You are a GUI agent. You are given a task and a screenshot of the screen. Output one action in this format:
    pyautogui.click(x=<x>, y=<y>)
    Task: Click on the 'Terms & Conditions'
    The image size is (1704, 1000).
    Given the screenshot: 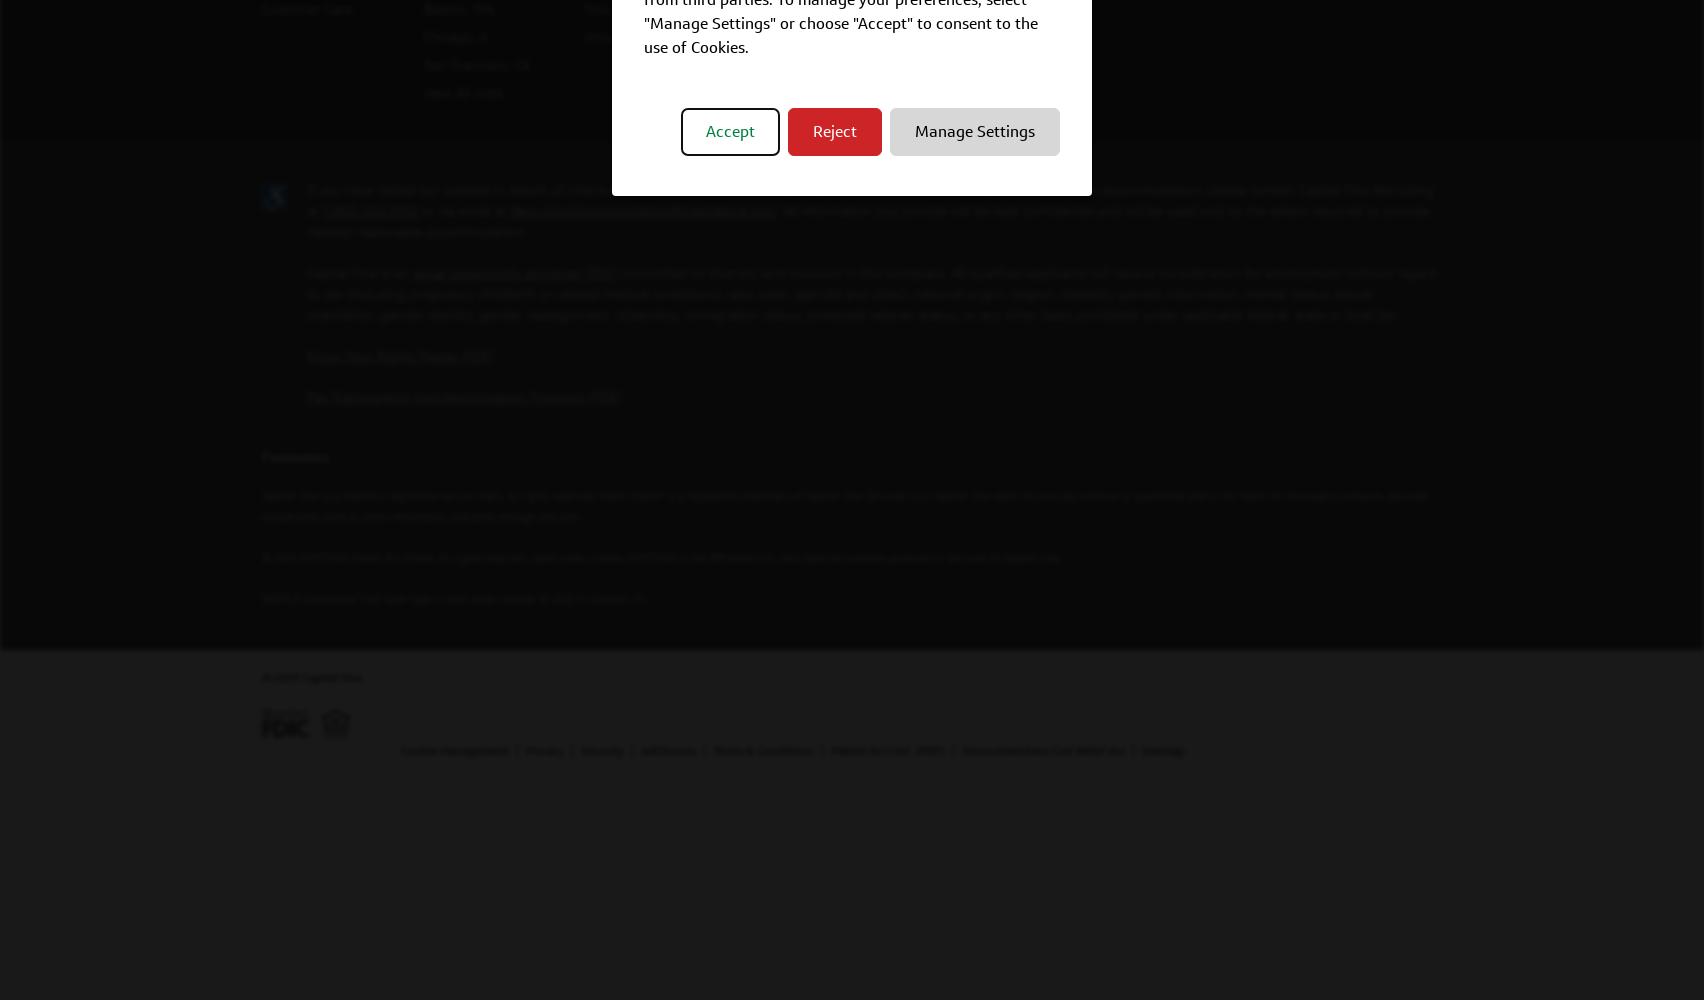 What is the action you would take?
    pyautogui.click(x=711, y=748)
    